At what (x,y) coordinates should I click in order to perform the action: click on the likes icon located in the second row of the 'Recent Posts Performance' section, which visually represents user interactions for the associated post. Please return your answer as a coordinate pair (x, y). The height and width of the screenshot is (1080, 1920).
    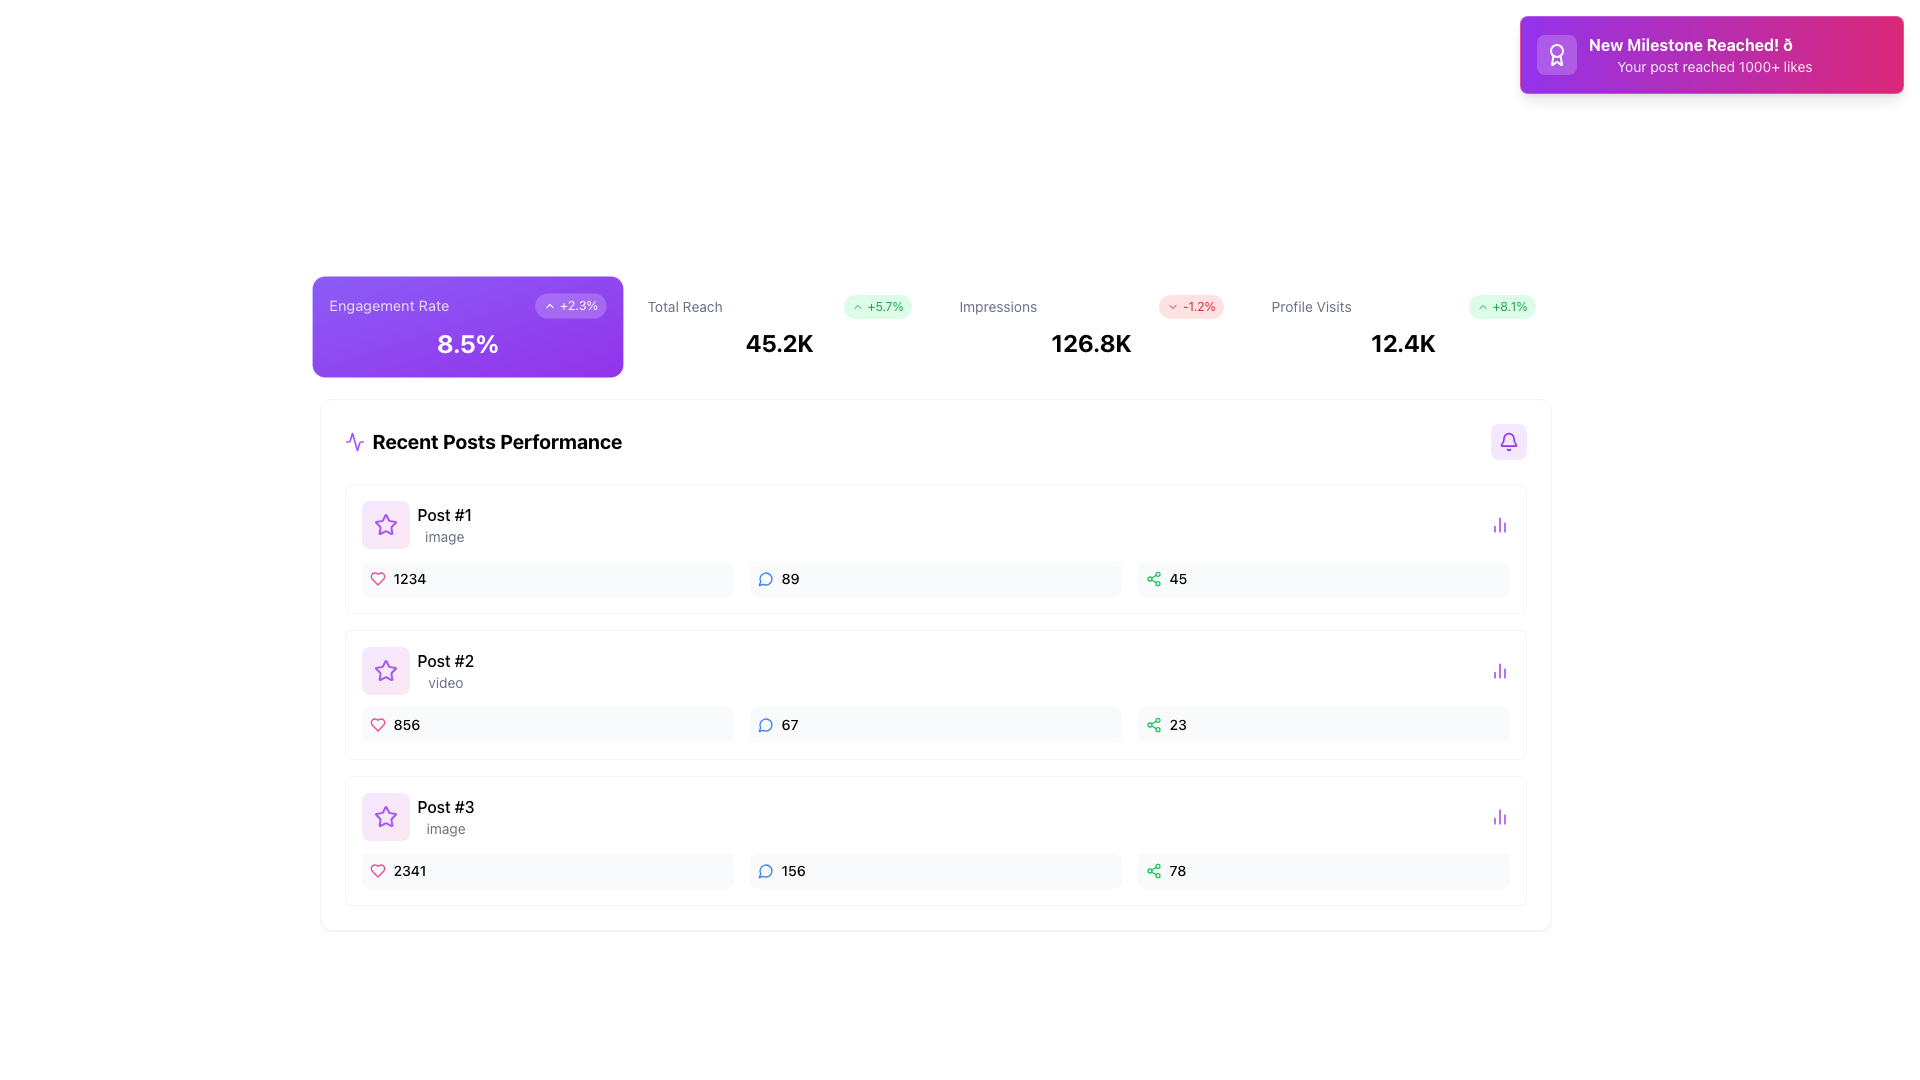
    Looking at the image, I should click on (377, 725).